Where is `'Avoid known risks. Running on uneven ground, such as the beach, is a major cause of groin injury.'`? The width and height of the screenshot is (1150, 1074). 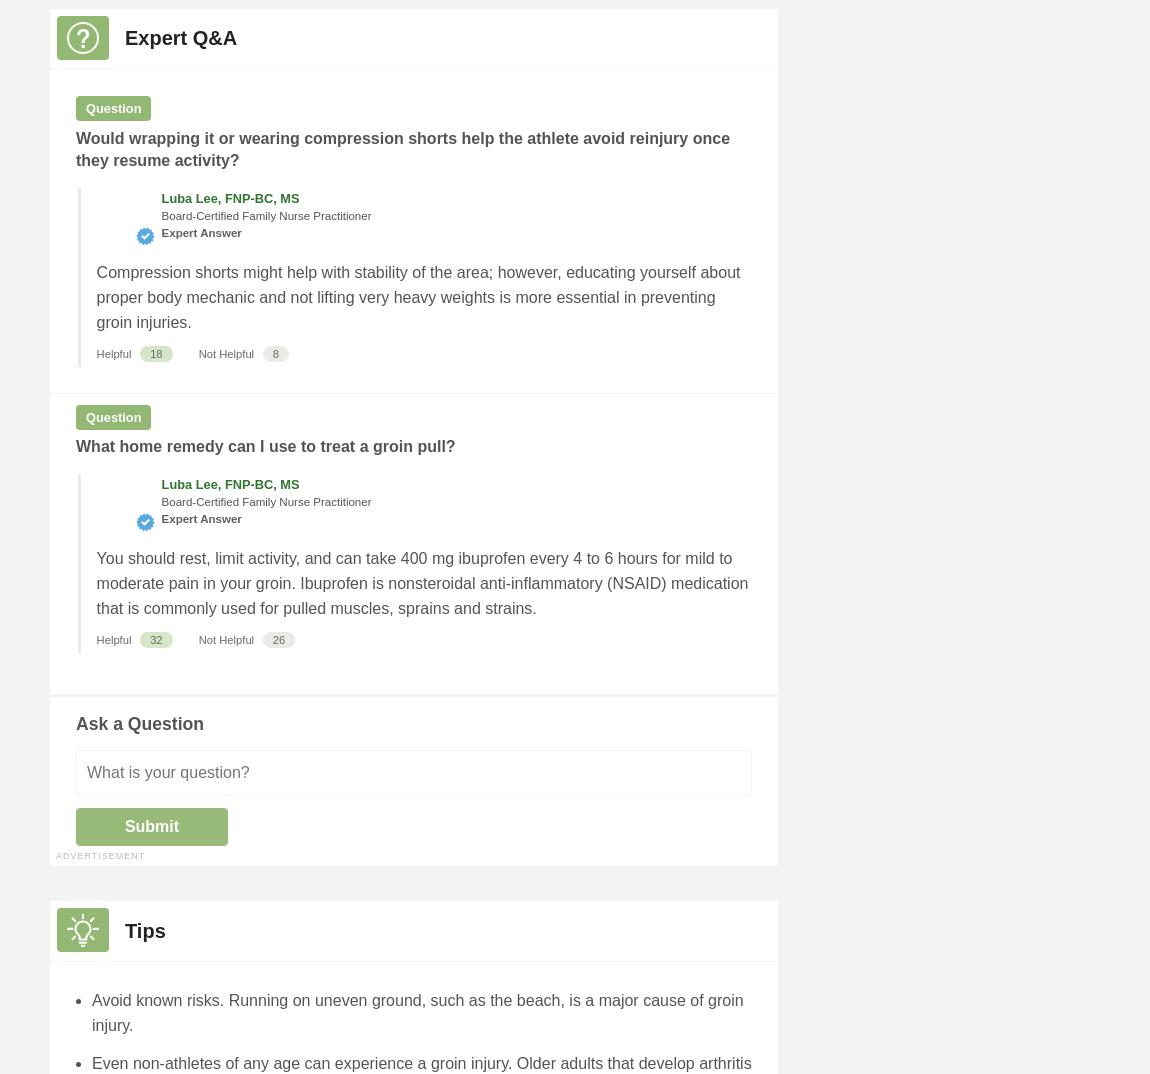 'Avoid known risks. Running on uneven ground, such as the beach, is a major cause of groin injury.' is located at coordinates (417, 1011).